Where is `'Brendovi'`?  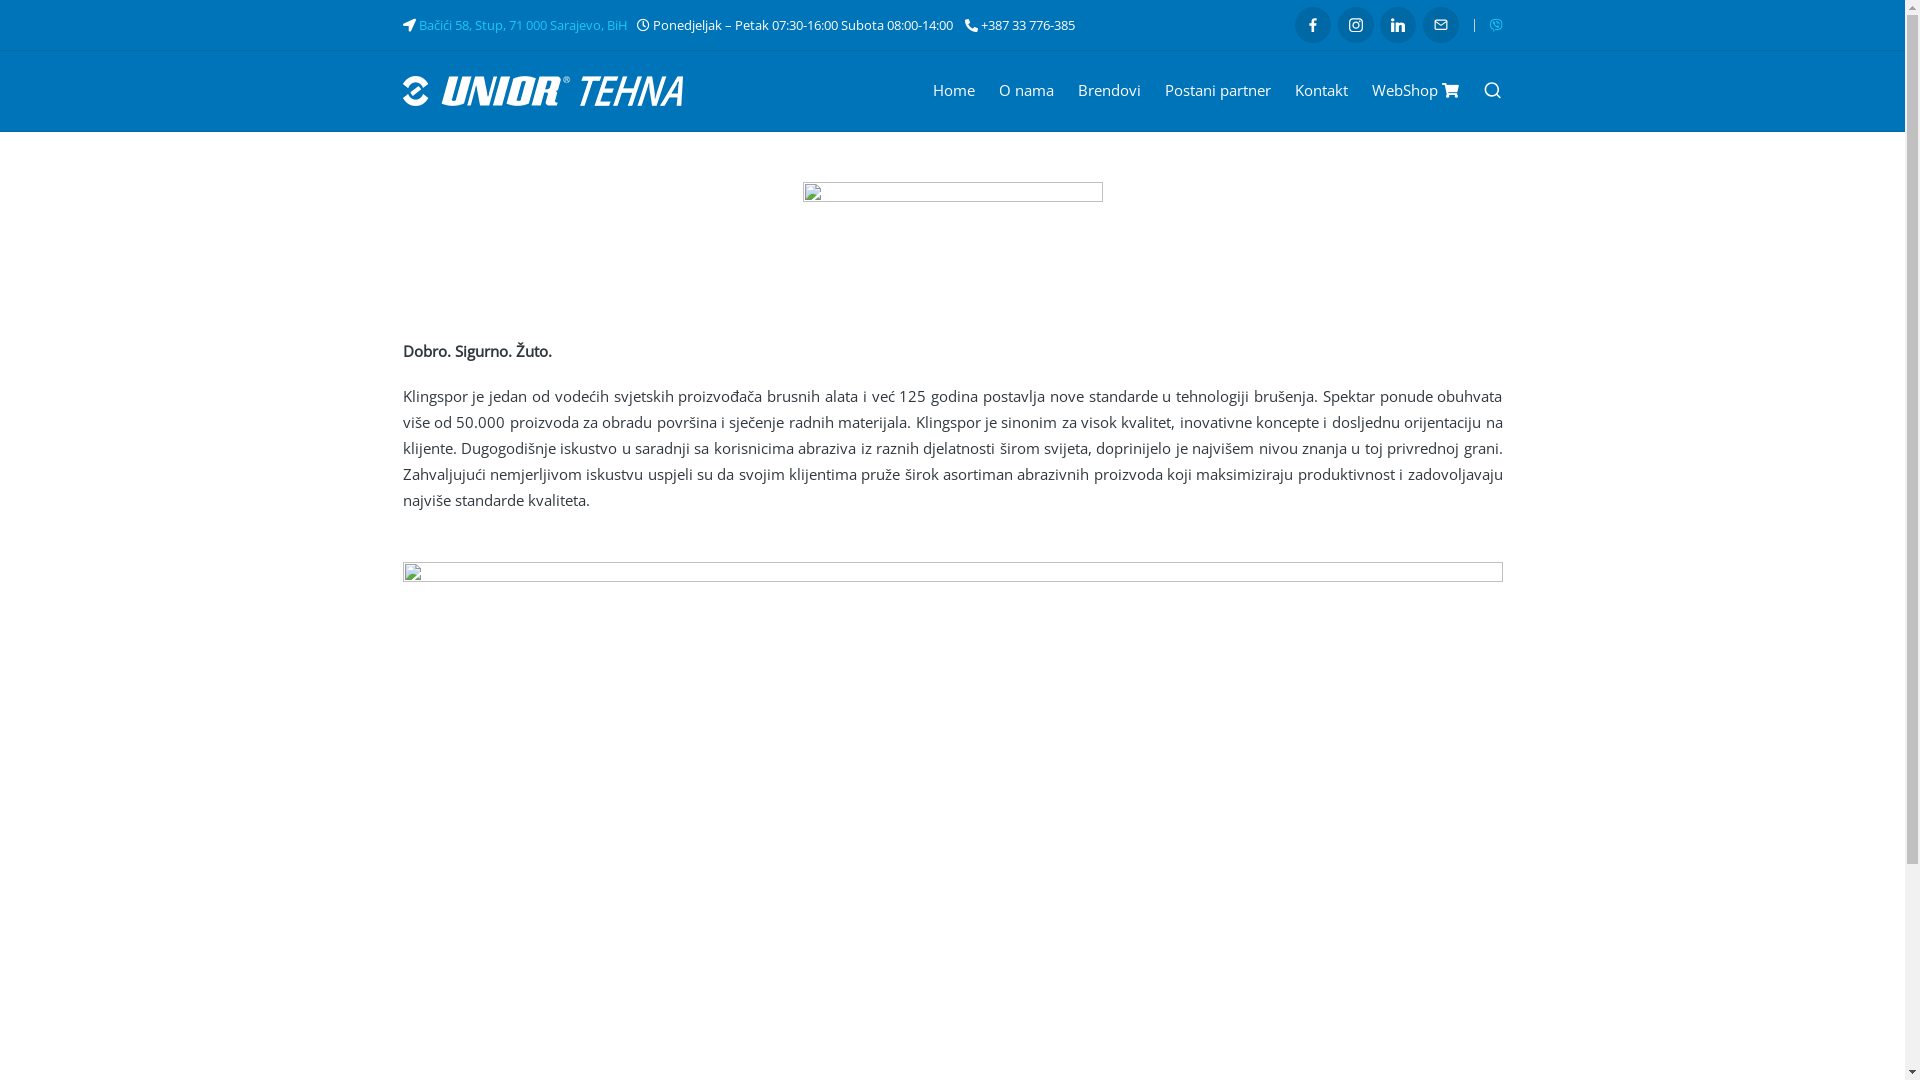
'Brendovi' is located at coordinates (1108, 91).